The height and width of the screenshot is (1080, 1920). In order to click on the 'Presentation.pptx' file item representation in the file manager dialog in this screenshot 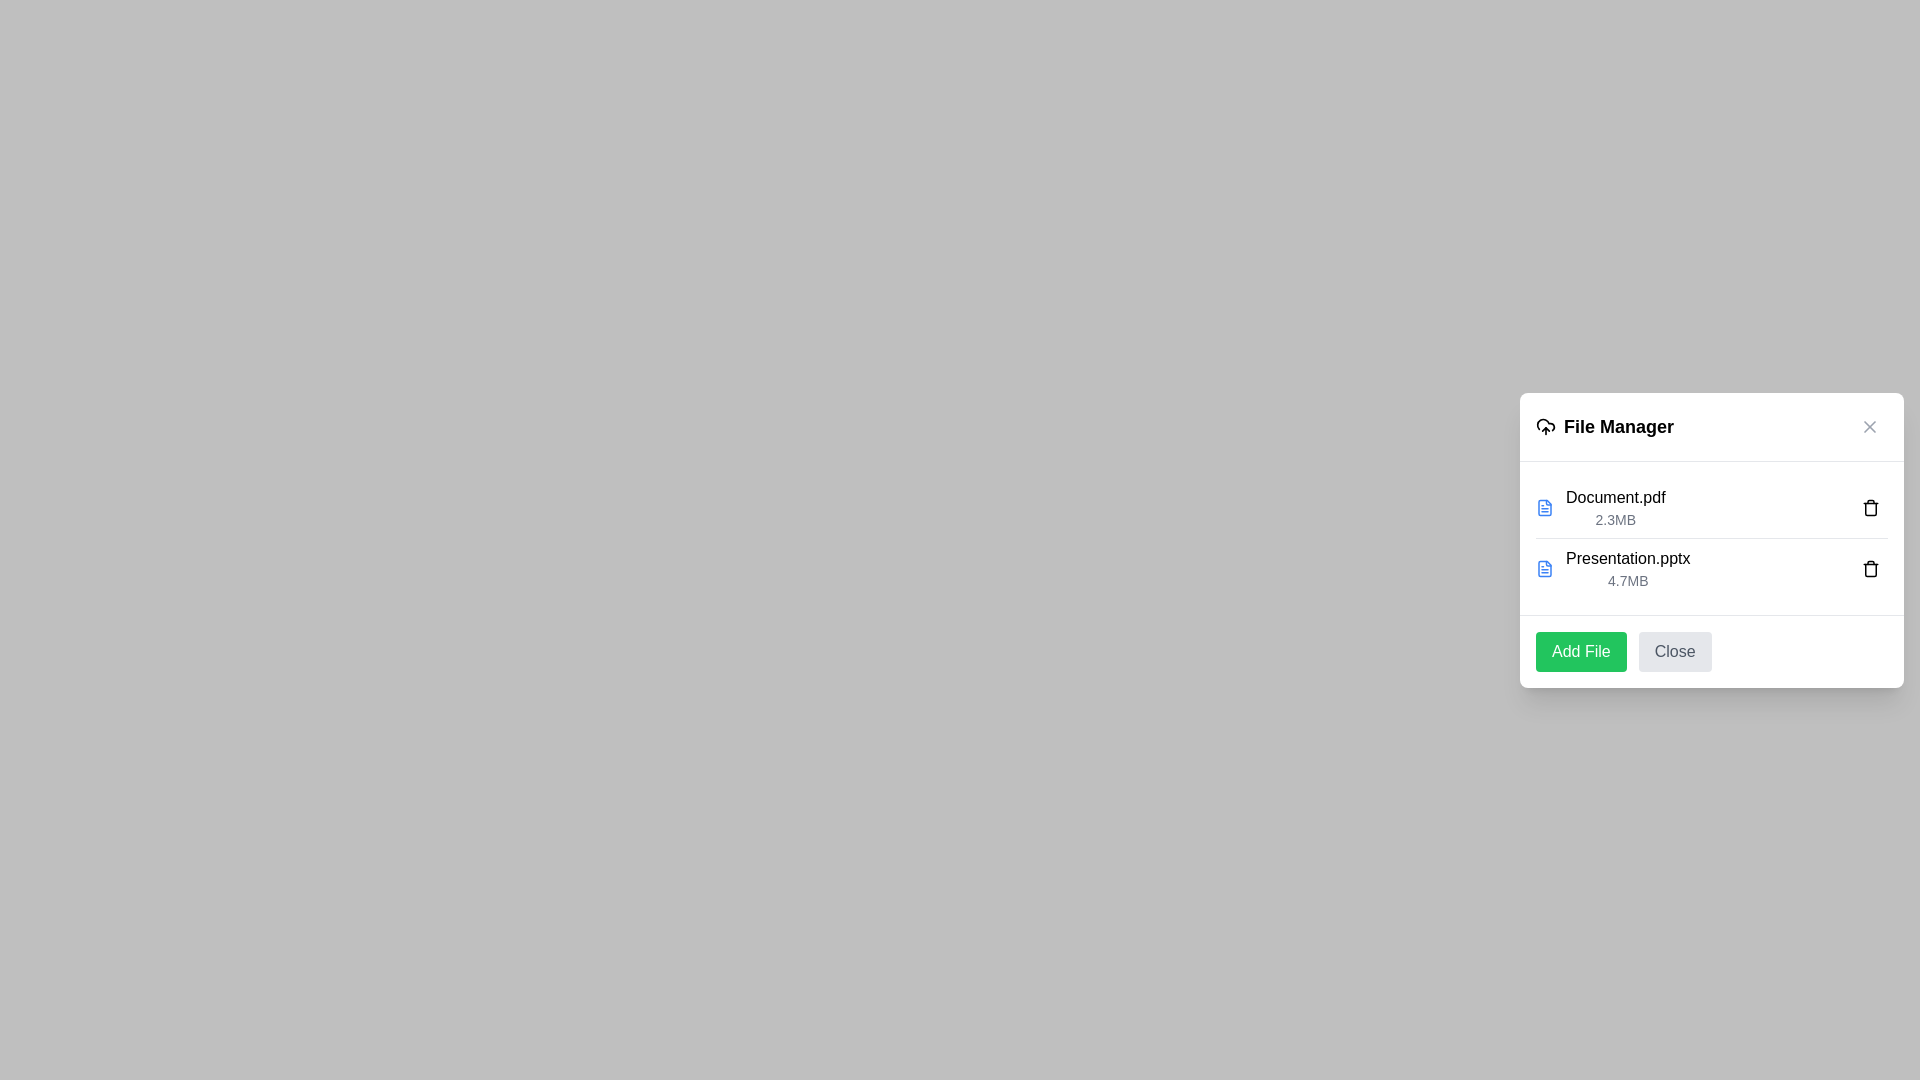, I will do `click(1613, 568)`.